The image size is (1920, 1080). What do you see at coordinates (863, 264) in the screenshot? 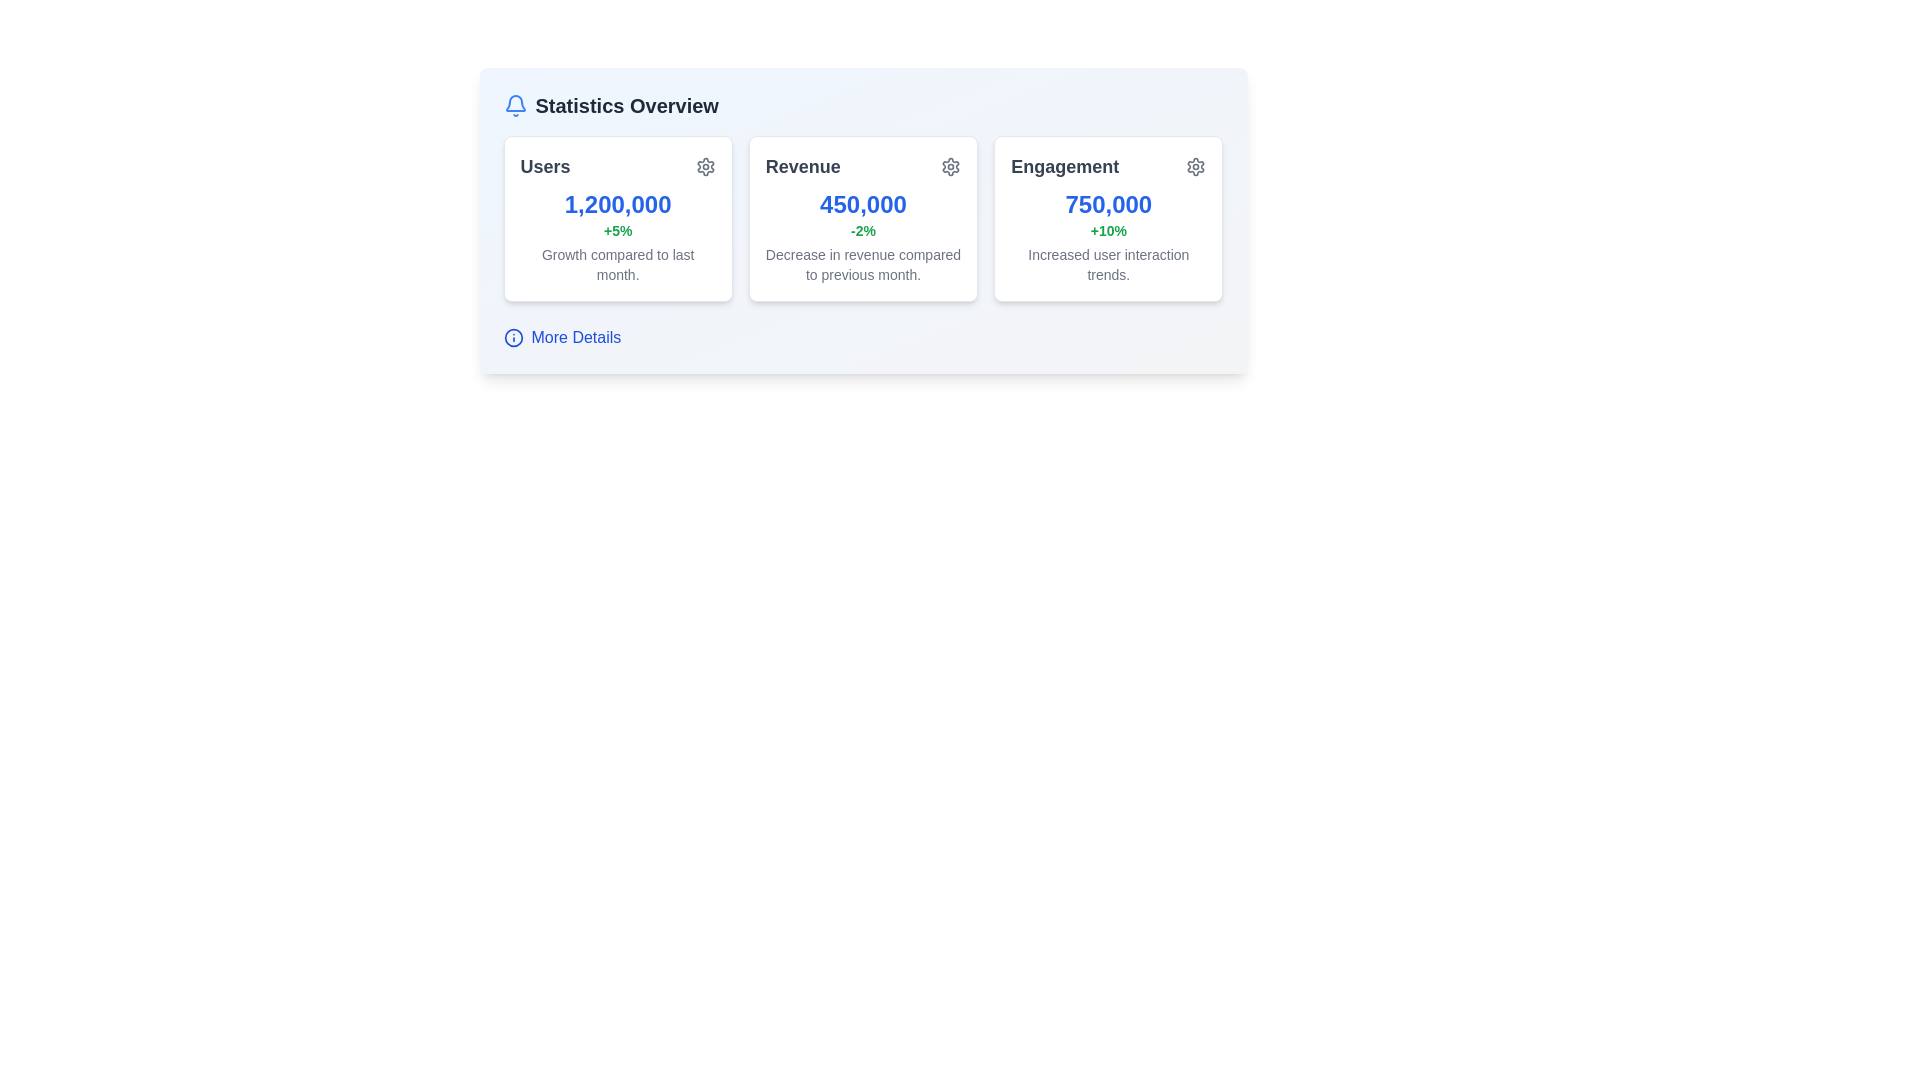
I see `the Text Display element that provides supplementary descriptive information about the revenue data, located beneath the percentage text '-2%' in the central statistic card titled 'Revenue'` at bounding box center [863, 264].